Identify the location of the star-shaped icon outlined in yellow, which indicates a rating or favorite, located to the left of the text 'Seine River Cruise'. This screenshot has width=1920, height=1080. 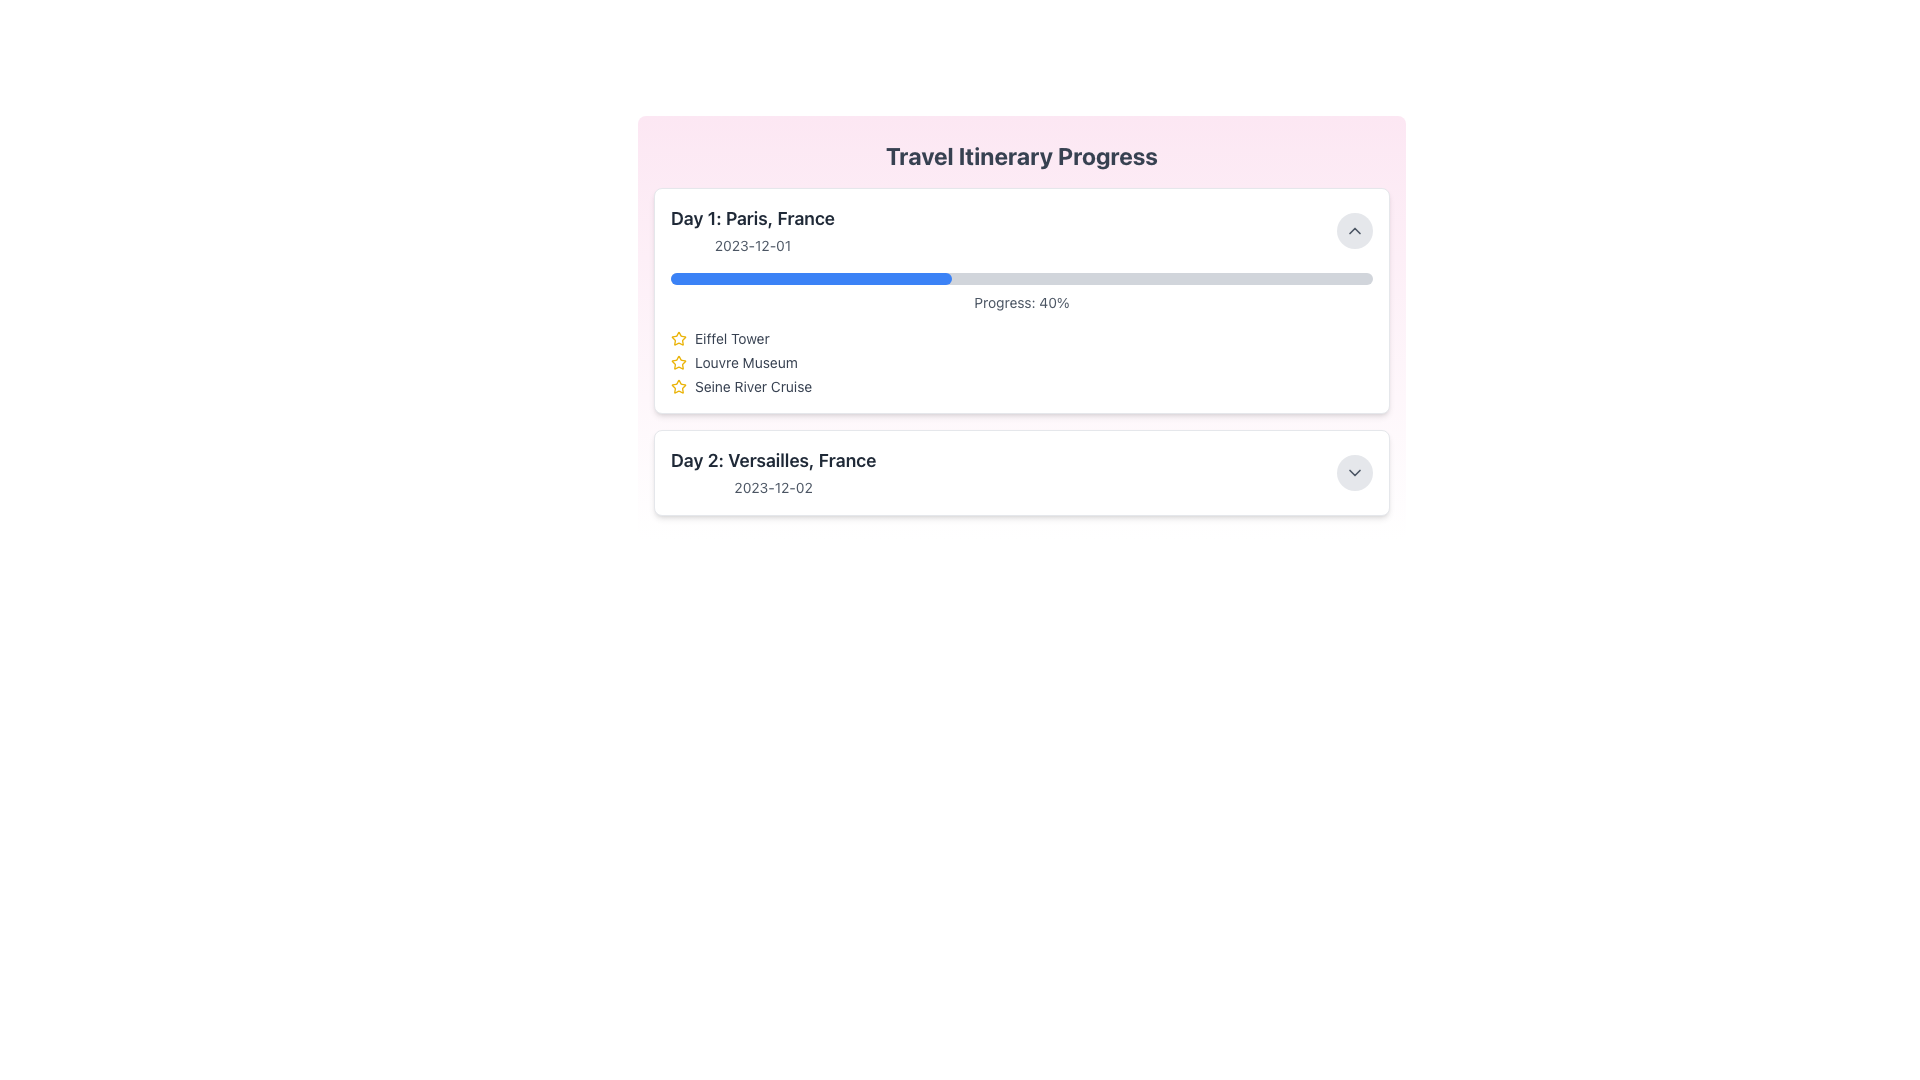
(678, 386).